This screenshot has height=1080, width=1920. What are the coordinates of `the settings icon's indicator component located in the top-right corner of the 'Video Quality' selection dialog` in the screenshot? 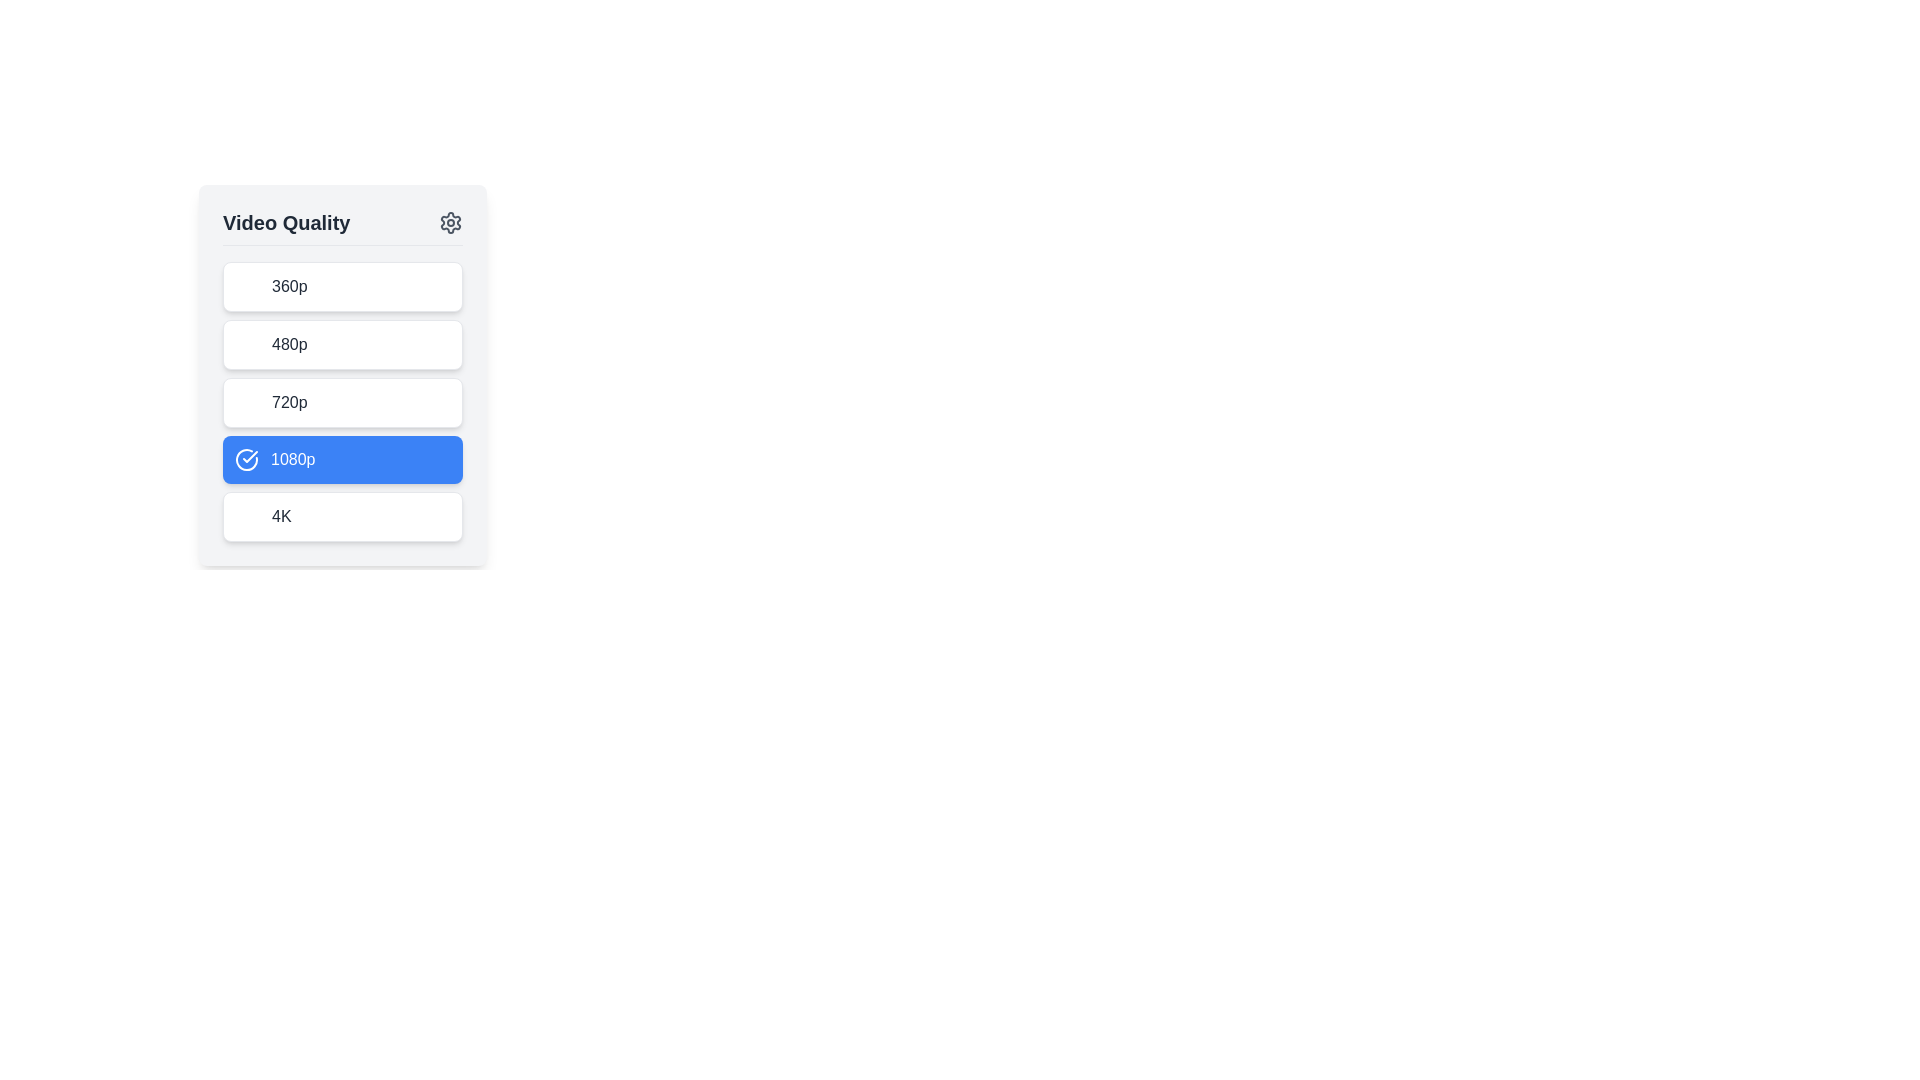 It's located at (450, 223).